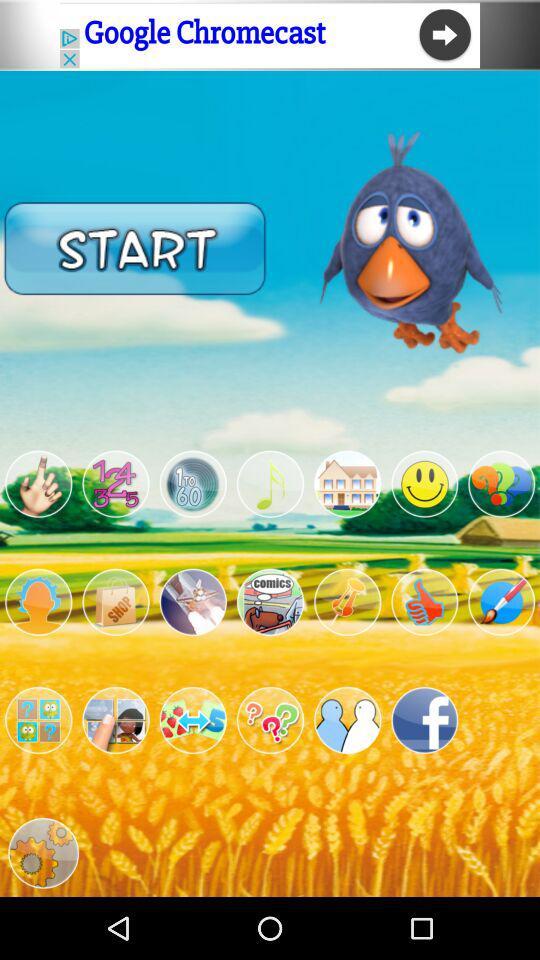 The height and width of the screenshot is (960, 540). What do you see at coordinates (193, 770) in the screenshot?
I see `the emoji icon` at bounding box center [193, 770].